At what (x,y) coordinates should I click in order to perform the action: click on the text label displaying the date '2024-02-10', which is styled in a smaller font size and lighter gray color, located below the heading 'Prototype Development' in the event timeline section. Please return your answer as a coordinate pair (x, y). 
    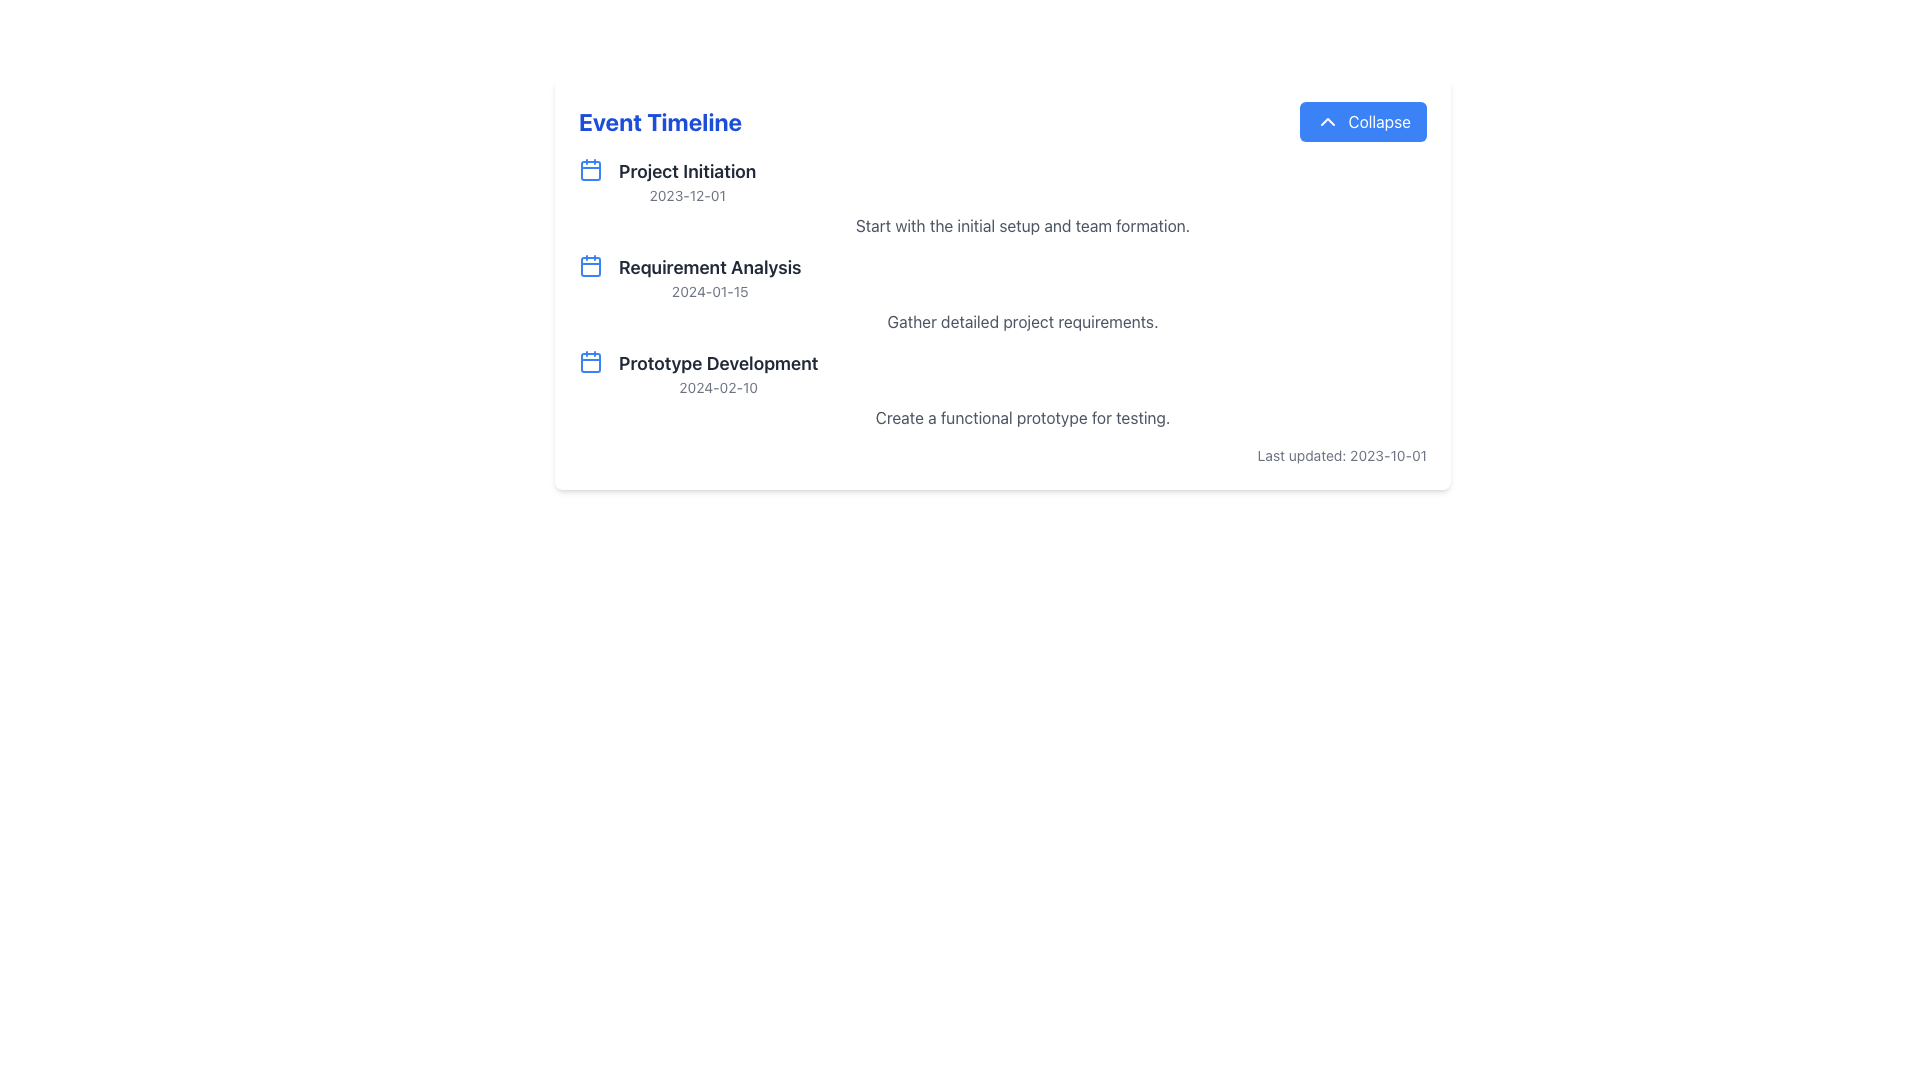
    Looking at the image, I should click on (718, 388).